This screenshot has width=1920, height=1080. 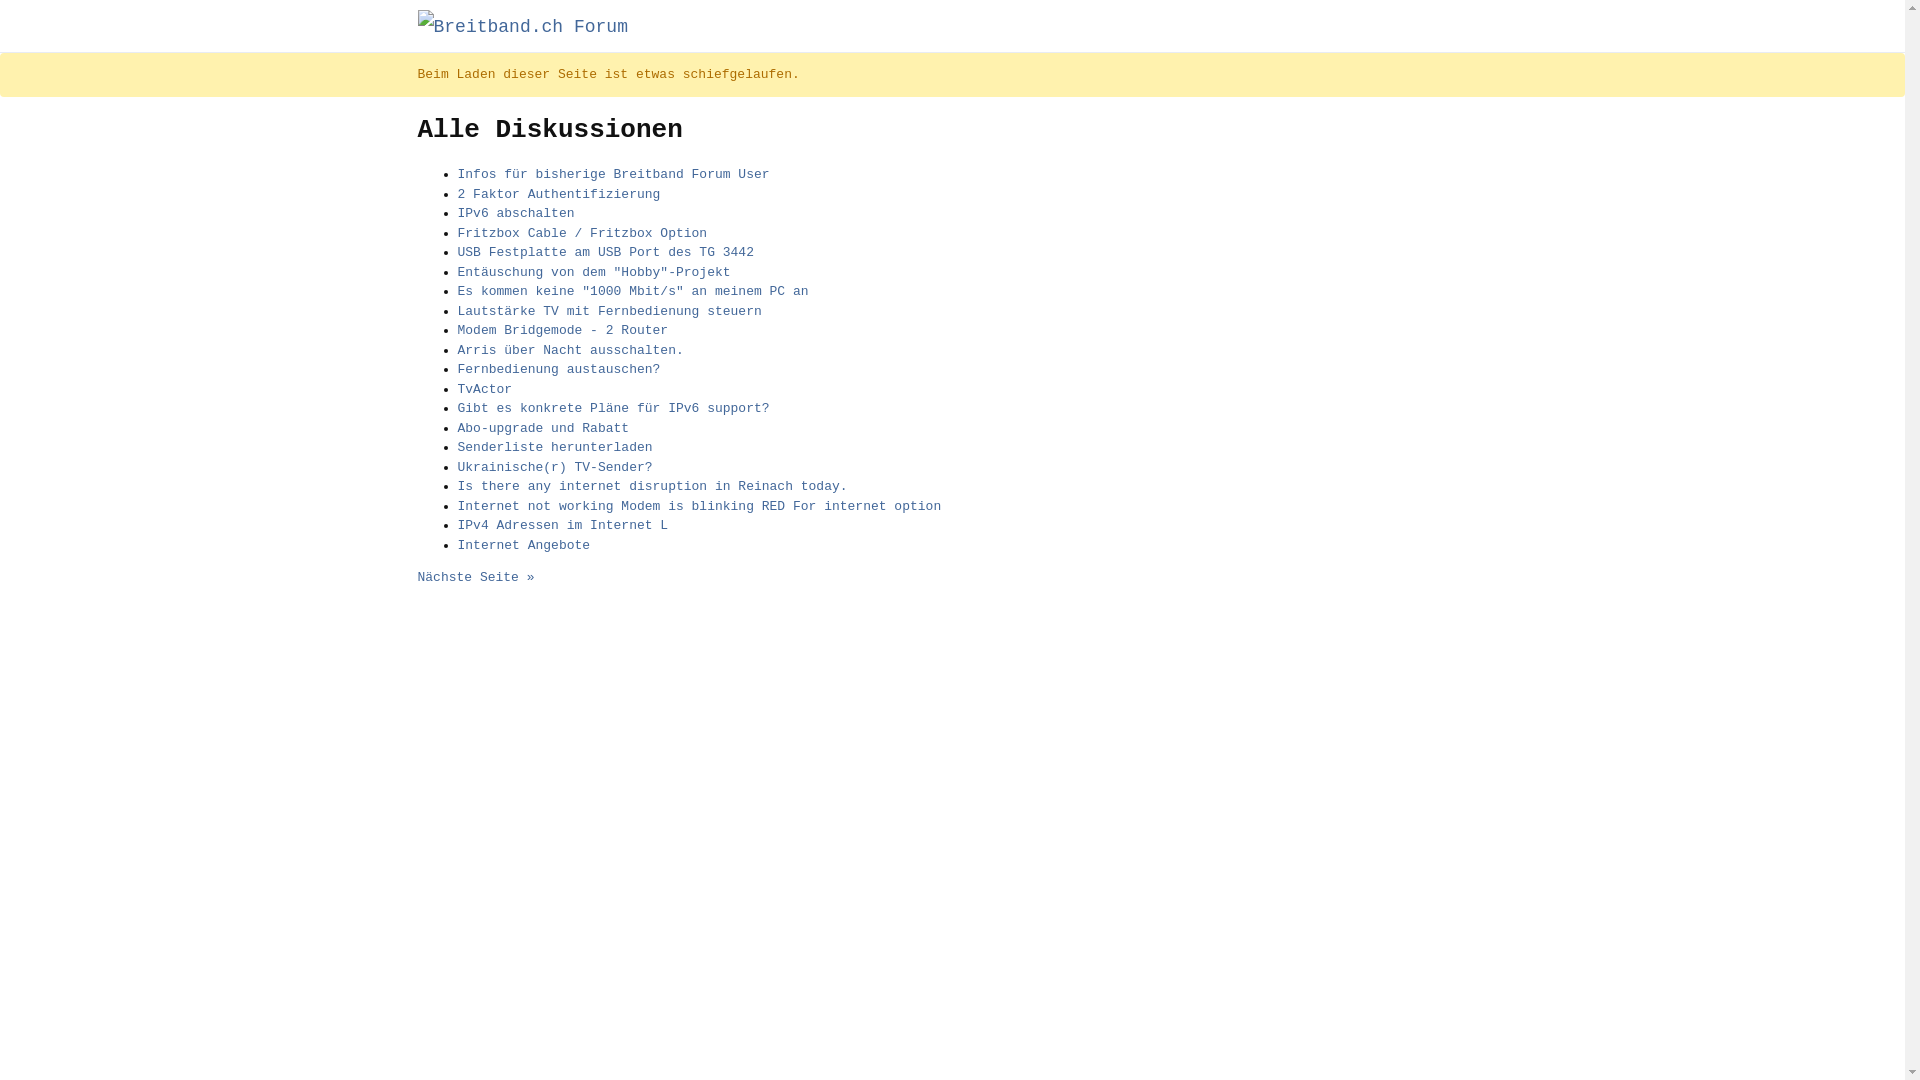 What do you see at coordinates (562, 524) in the screenshot?
I see `'IPv4 Adressen im Internet L'` at bounding box center [562, 524].